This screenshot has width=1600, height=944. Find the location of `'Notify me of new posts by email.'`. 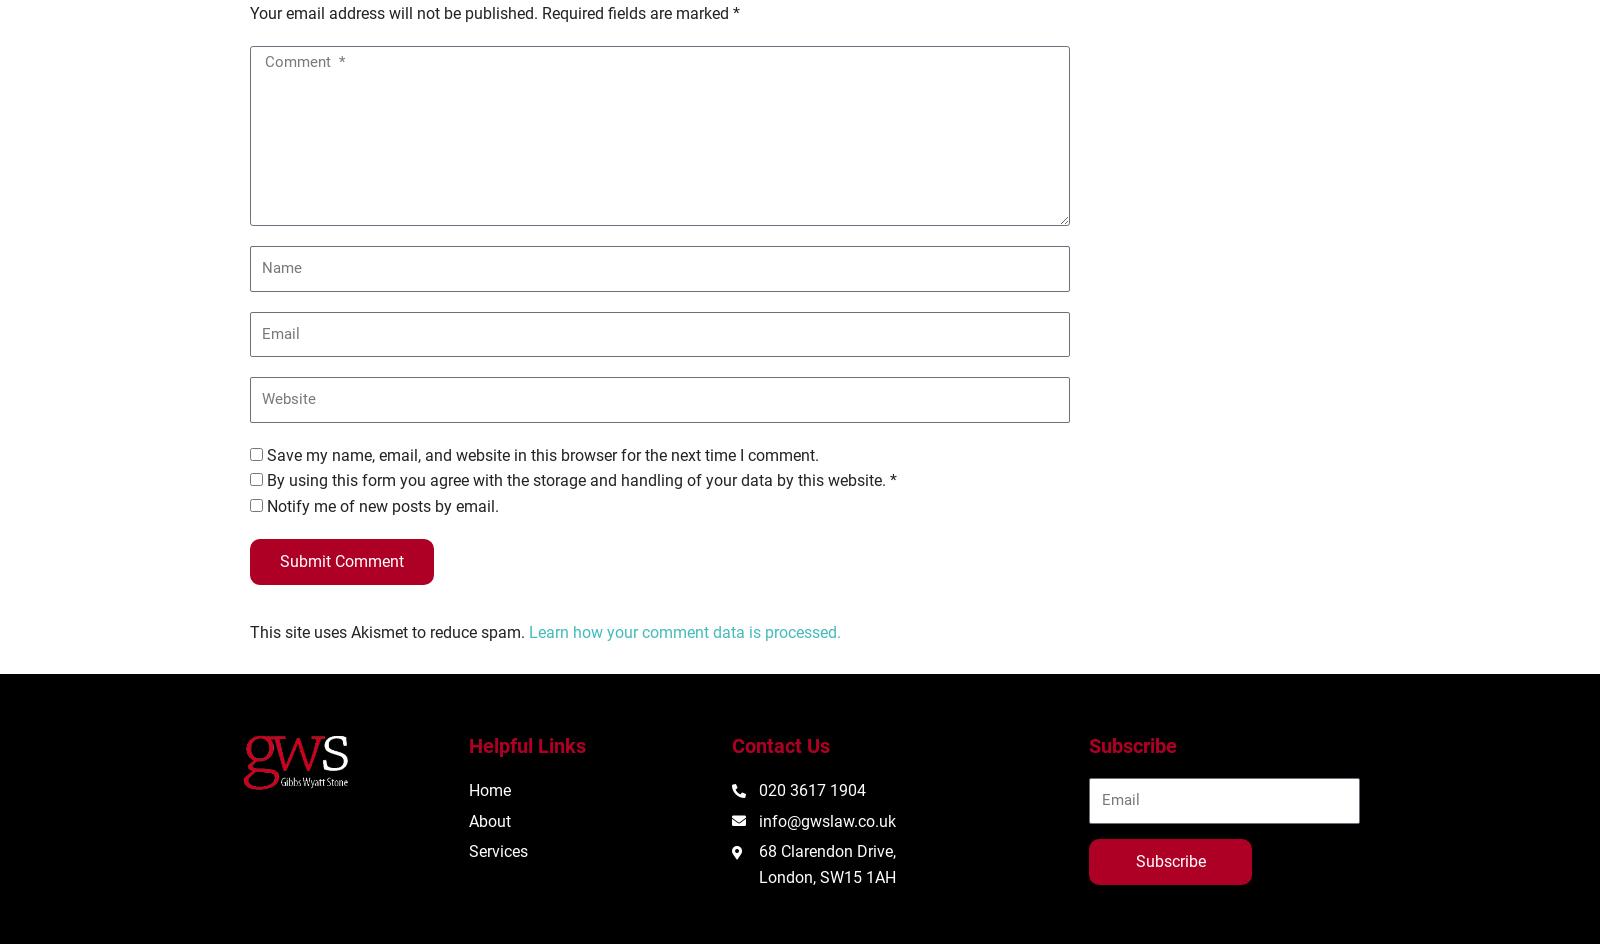

'Notify me of new posts by email.' is located at coordinates (267, 505).